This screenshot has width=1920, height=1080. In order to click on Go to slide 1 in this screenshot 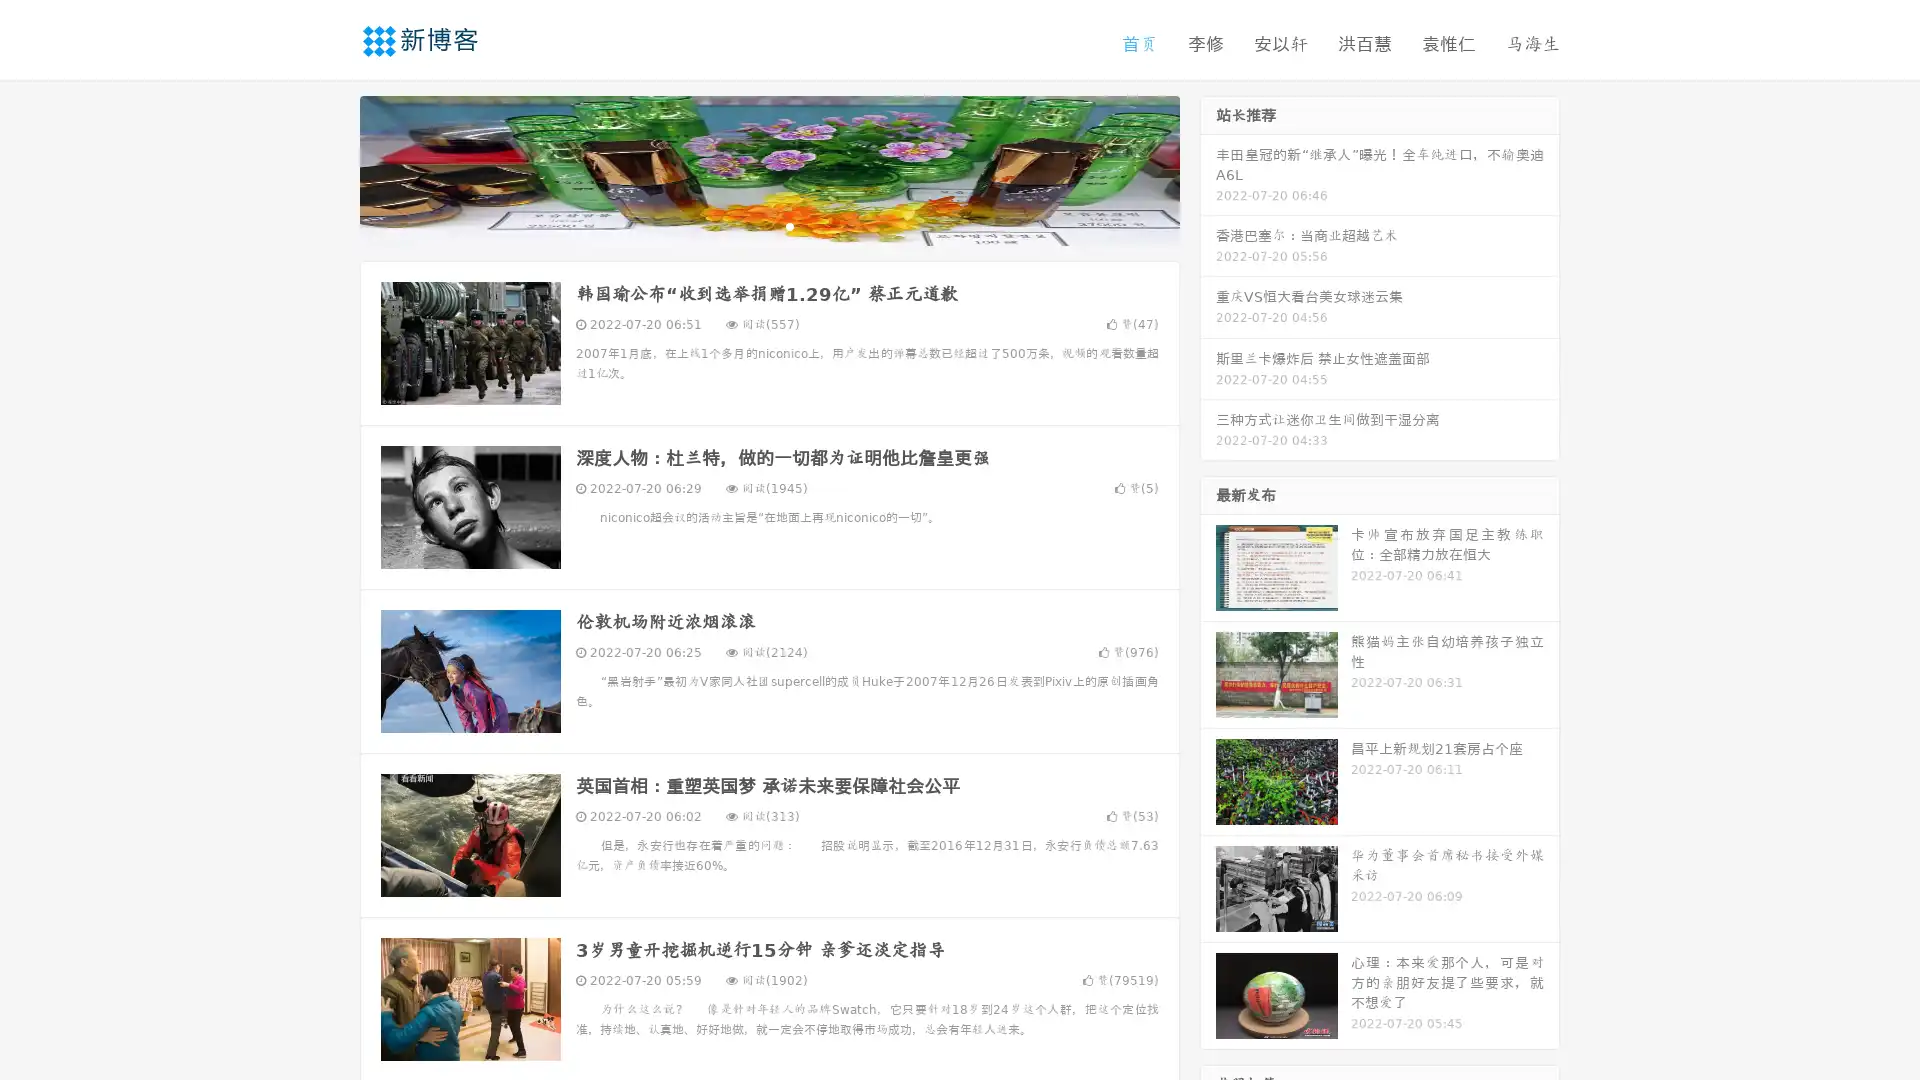, I will do `click(748, 225)`.